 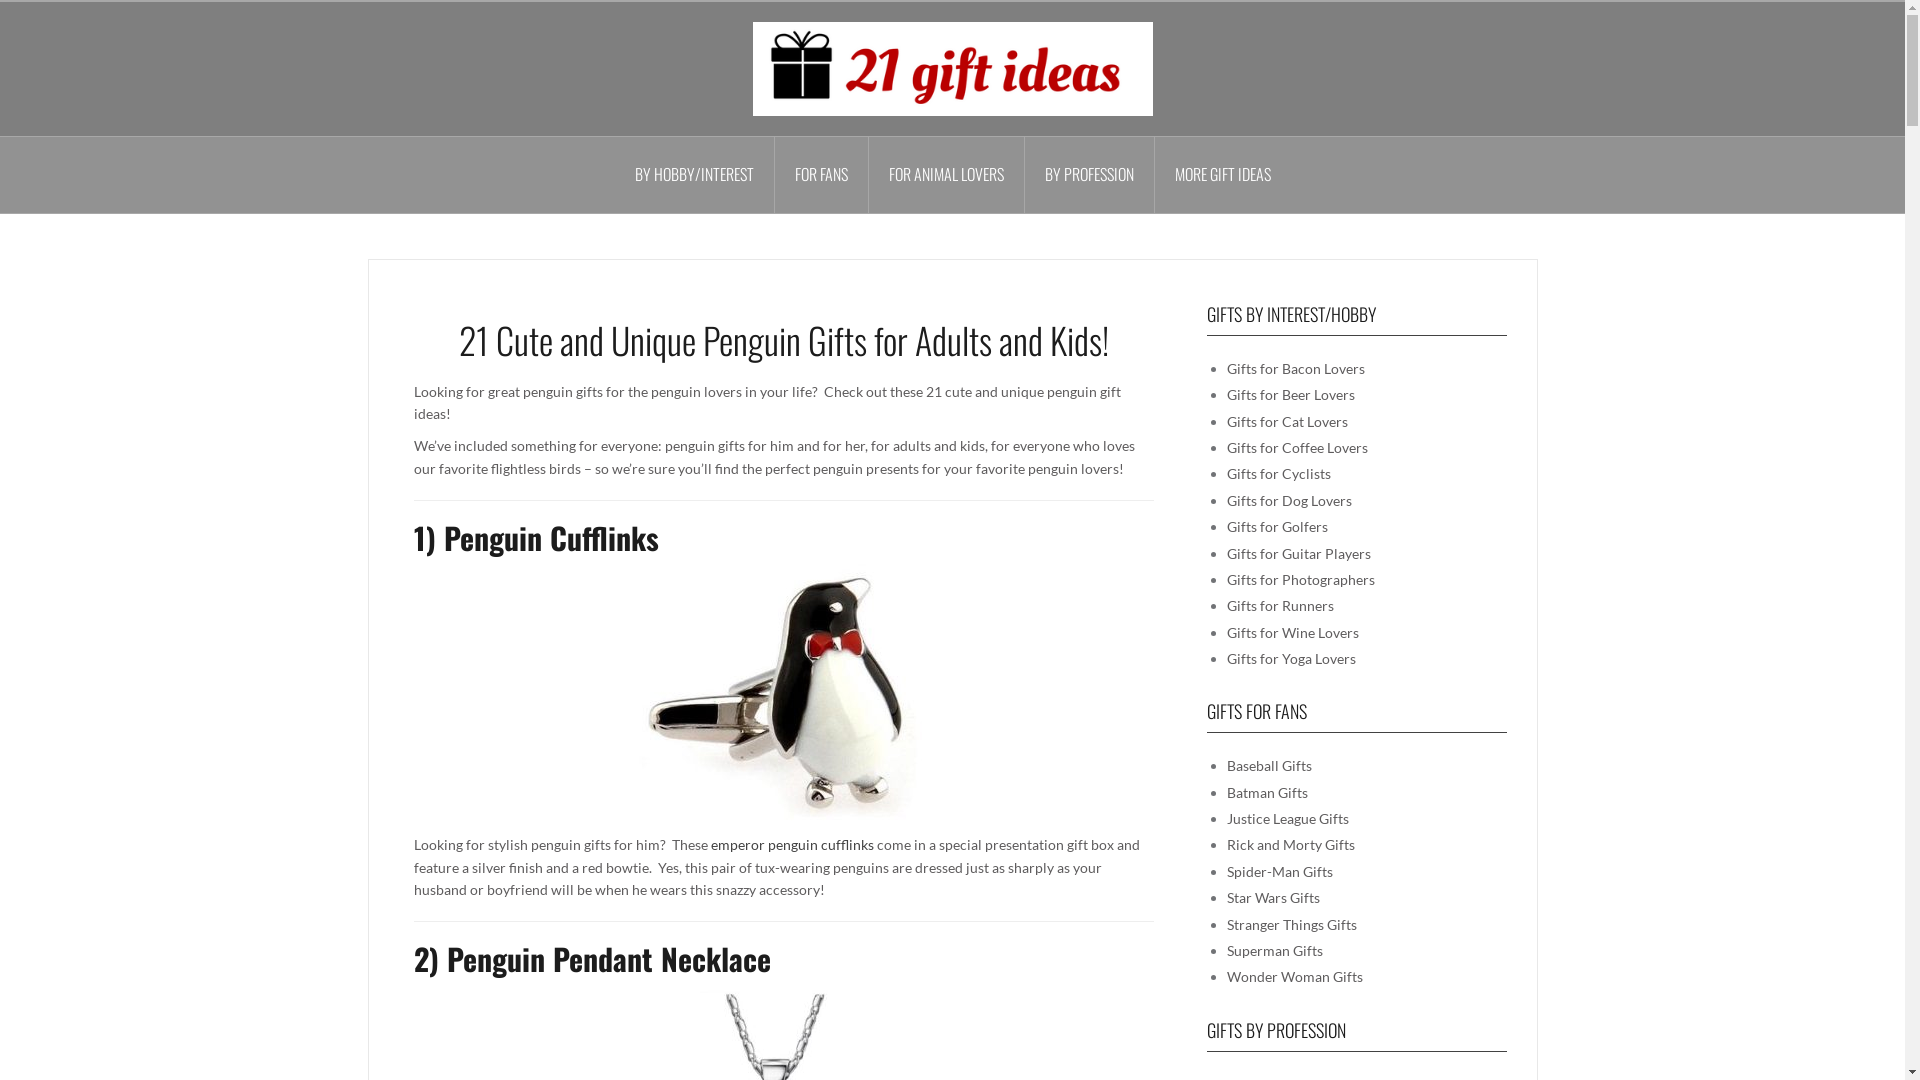 What do you see at coordinates (1290, 844) in the screenshot?
I see `'Rick and Morty Gifts'` at bounding box center [1290, 844].